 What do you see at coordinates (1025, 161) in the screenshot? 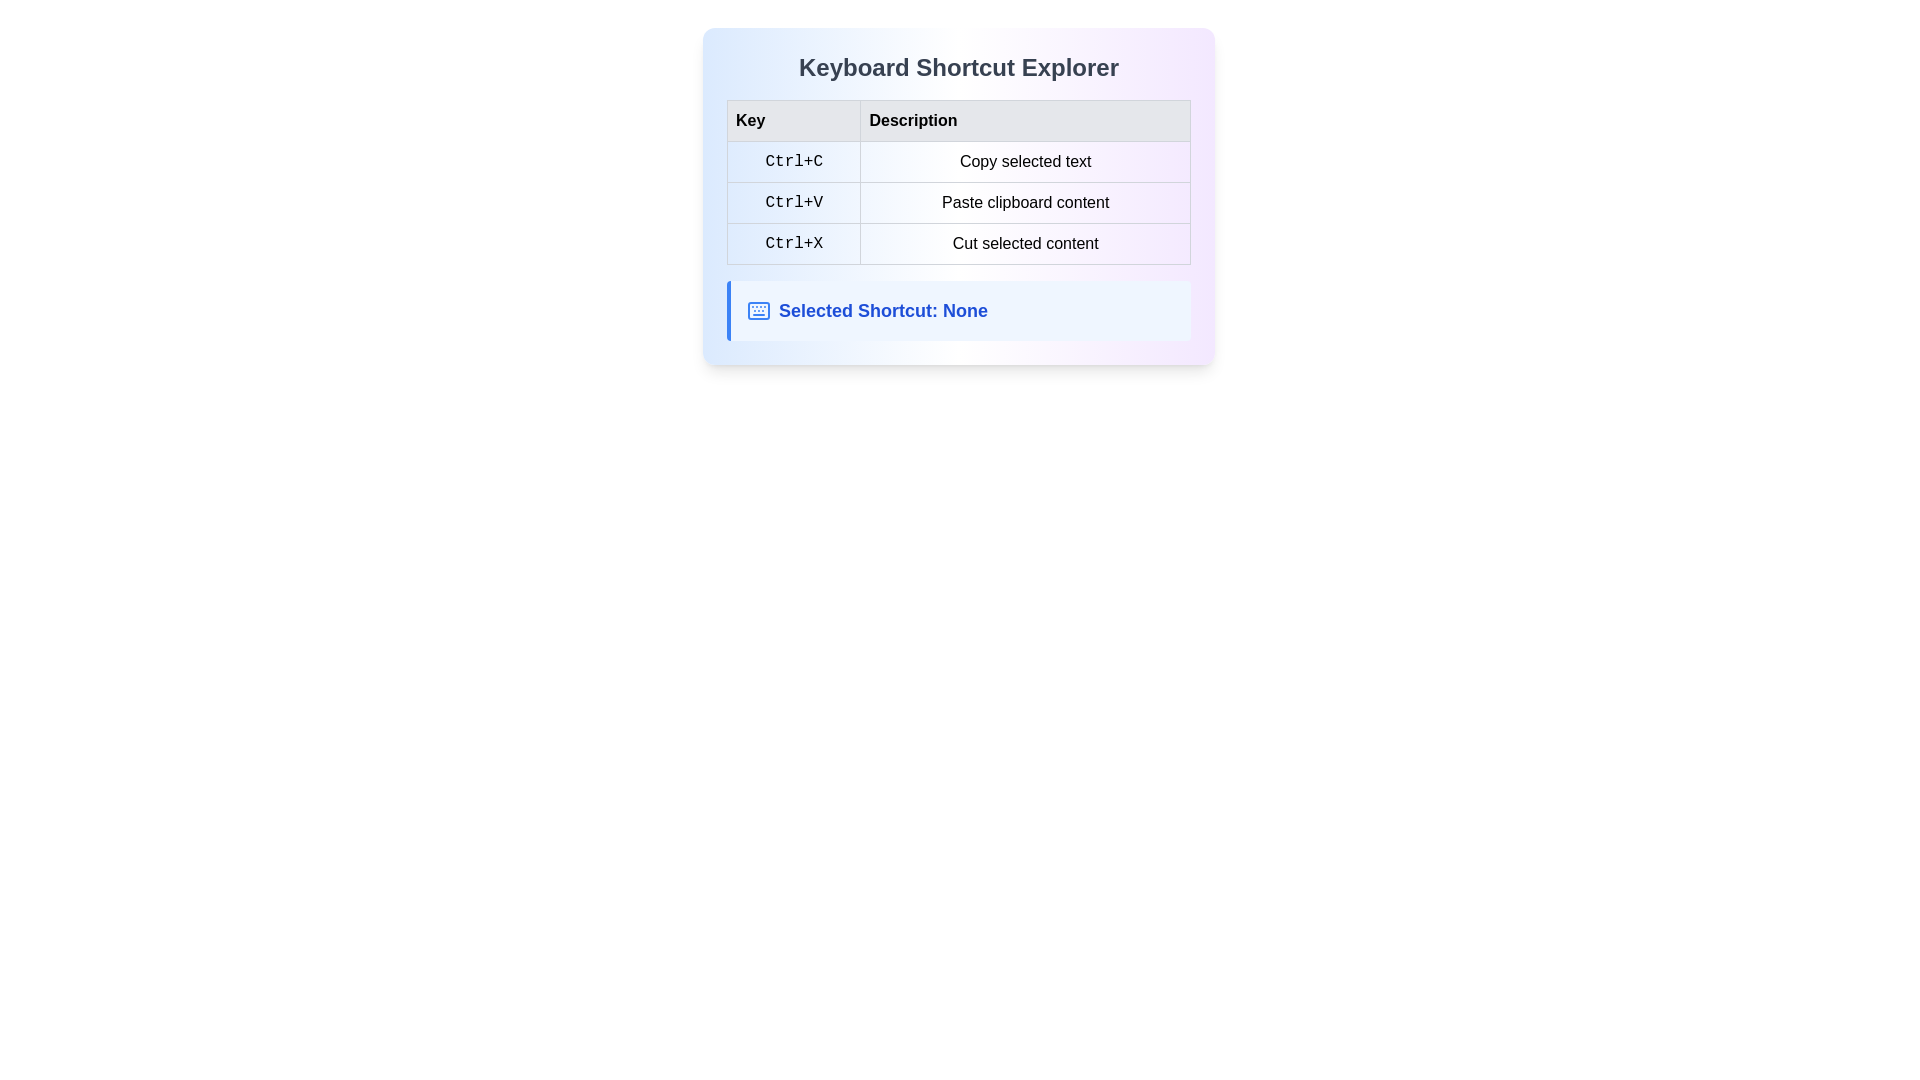
I see `the Label displaying 'Copy selected text', which is part of the Key-Description table under the 'Description' column, located in the first row corresponding to the 'Ctrl+C' shortcut key` at bounding box center [1025, 161].